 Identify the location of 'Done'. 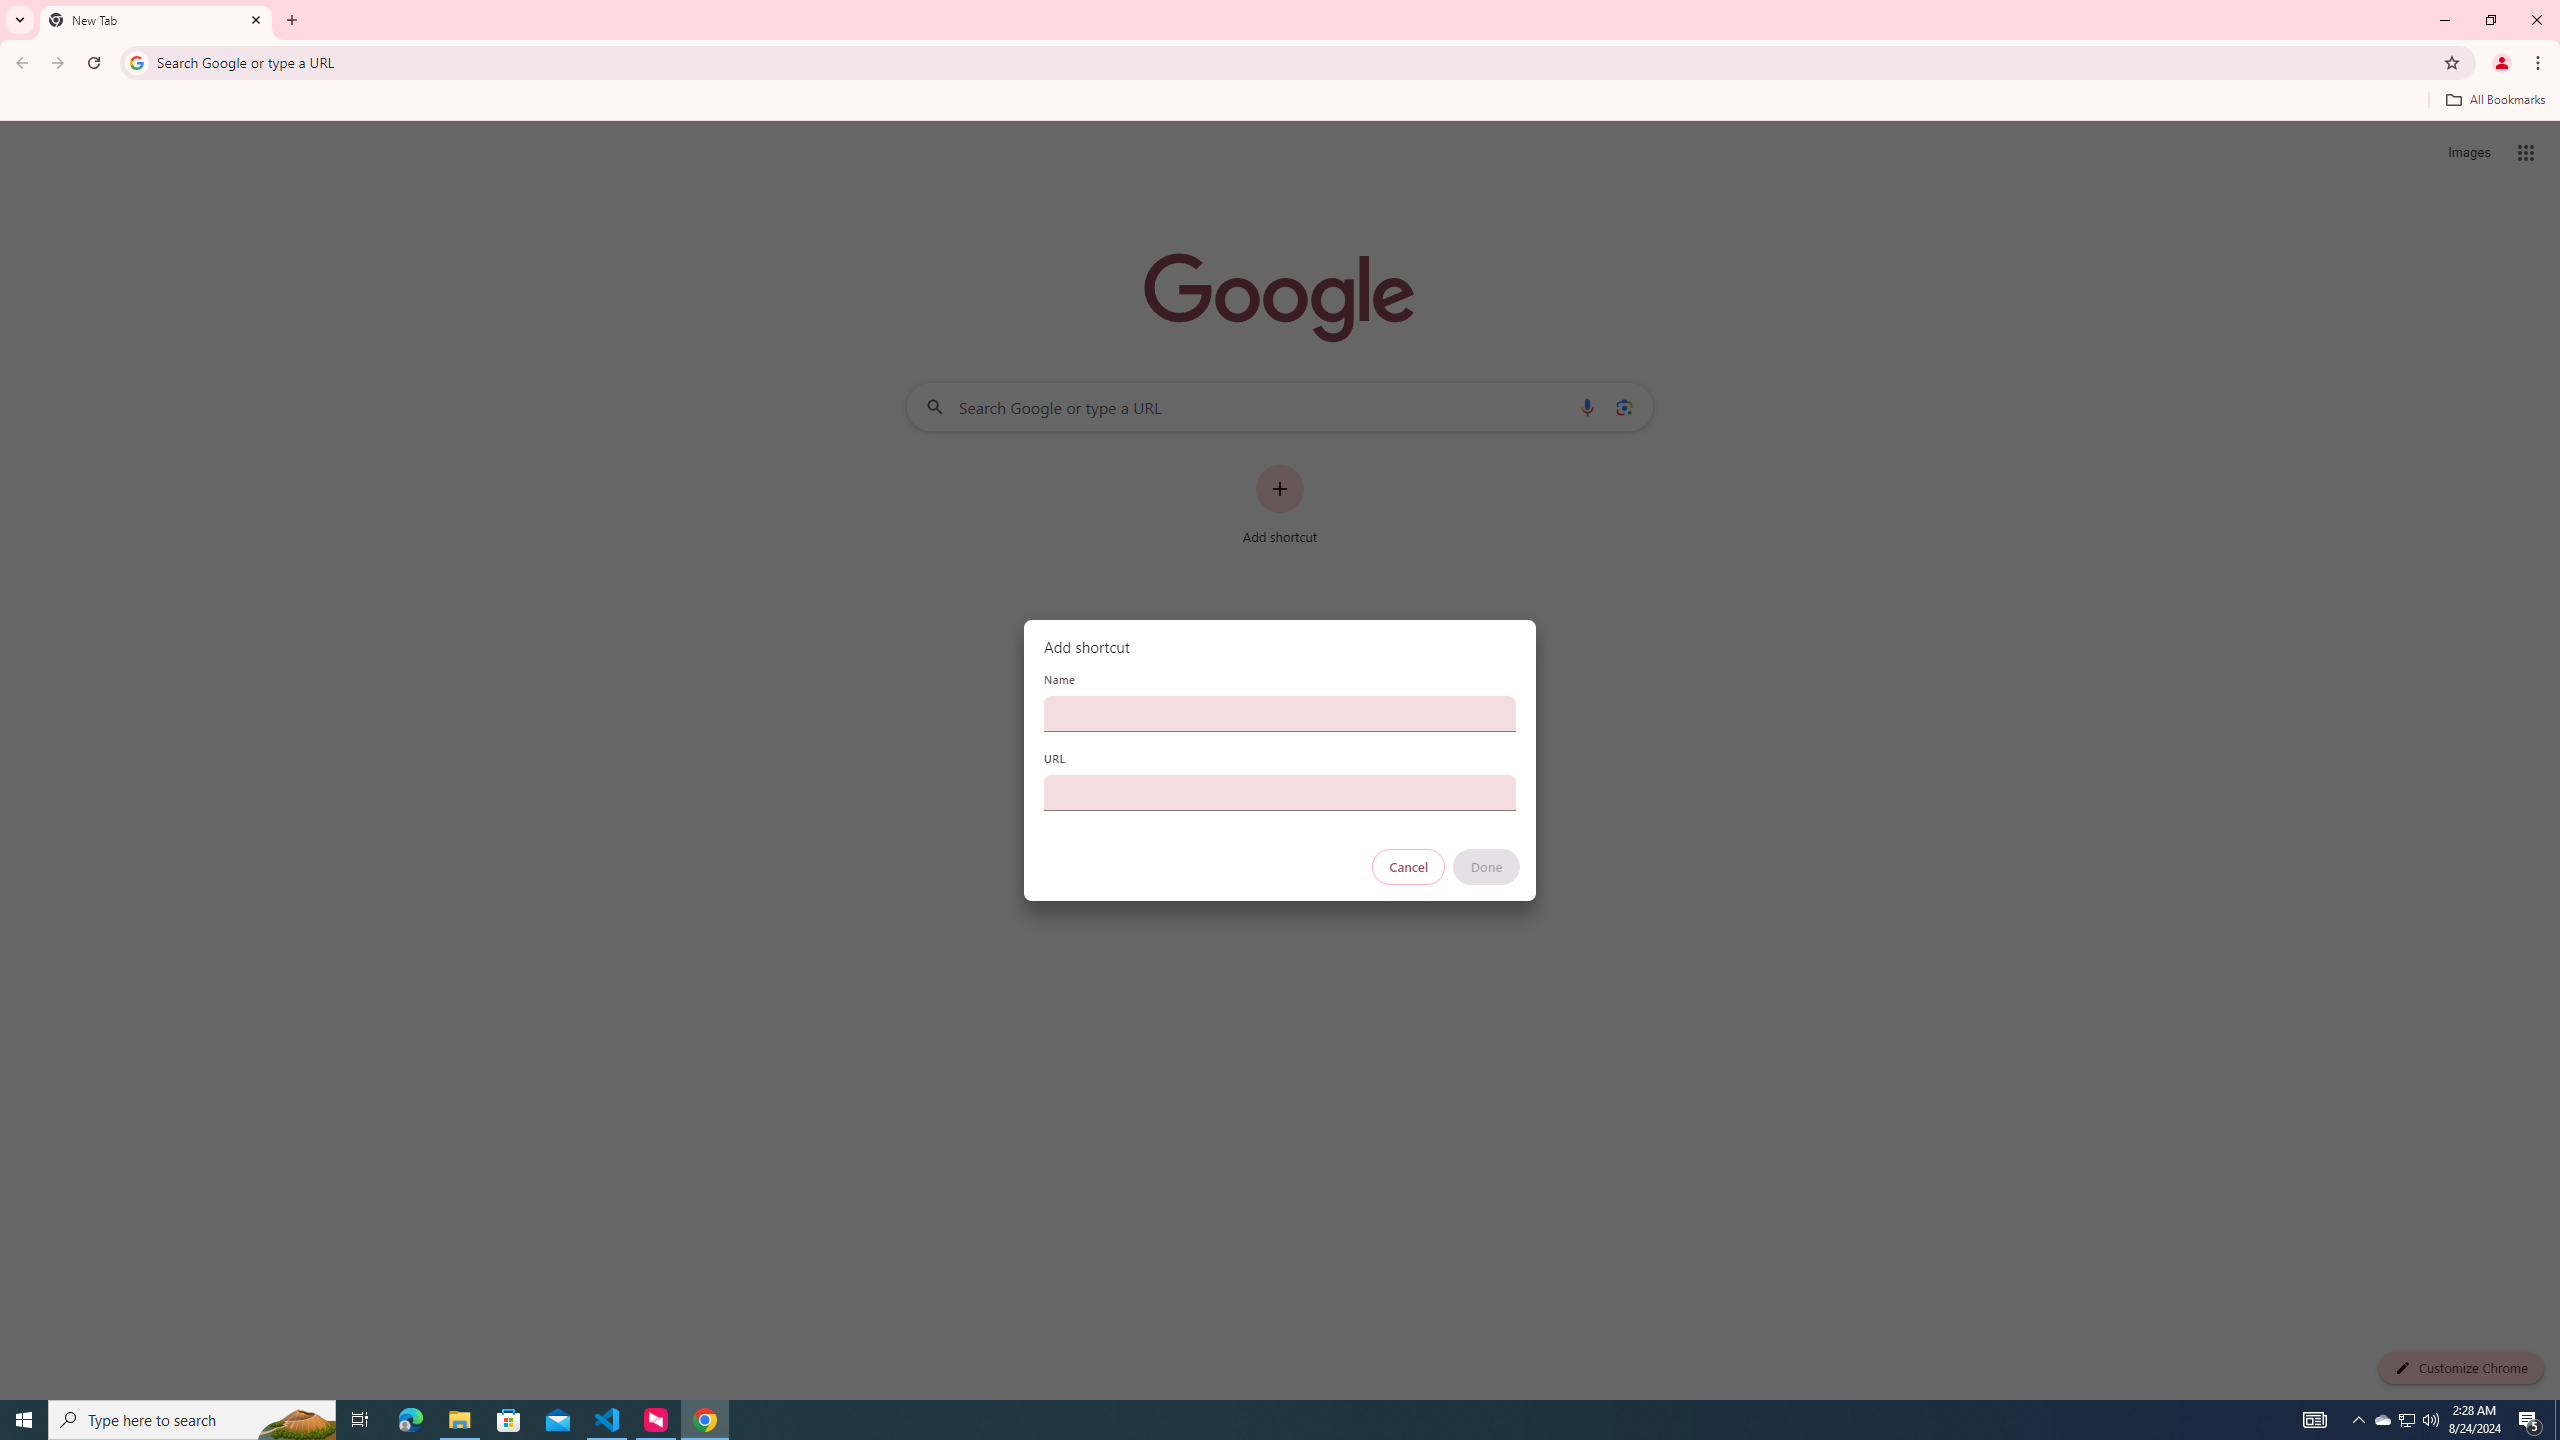
(1487, 866).